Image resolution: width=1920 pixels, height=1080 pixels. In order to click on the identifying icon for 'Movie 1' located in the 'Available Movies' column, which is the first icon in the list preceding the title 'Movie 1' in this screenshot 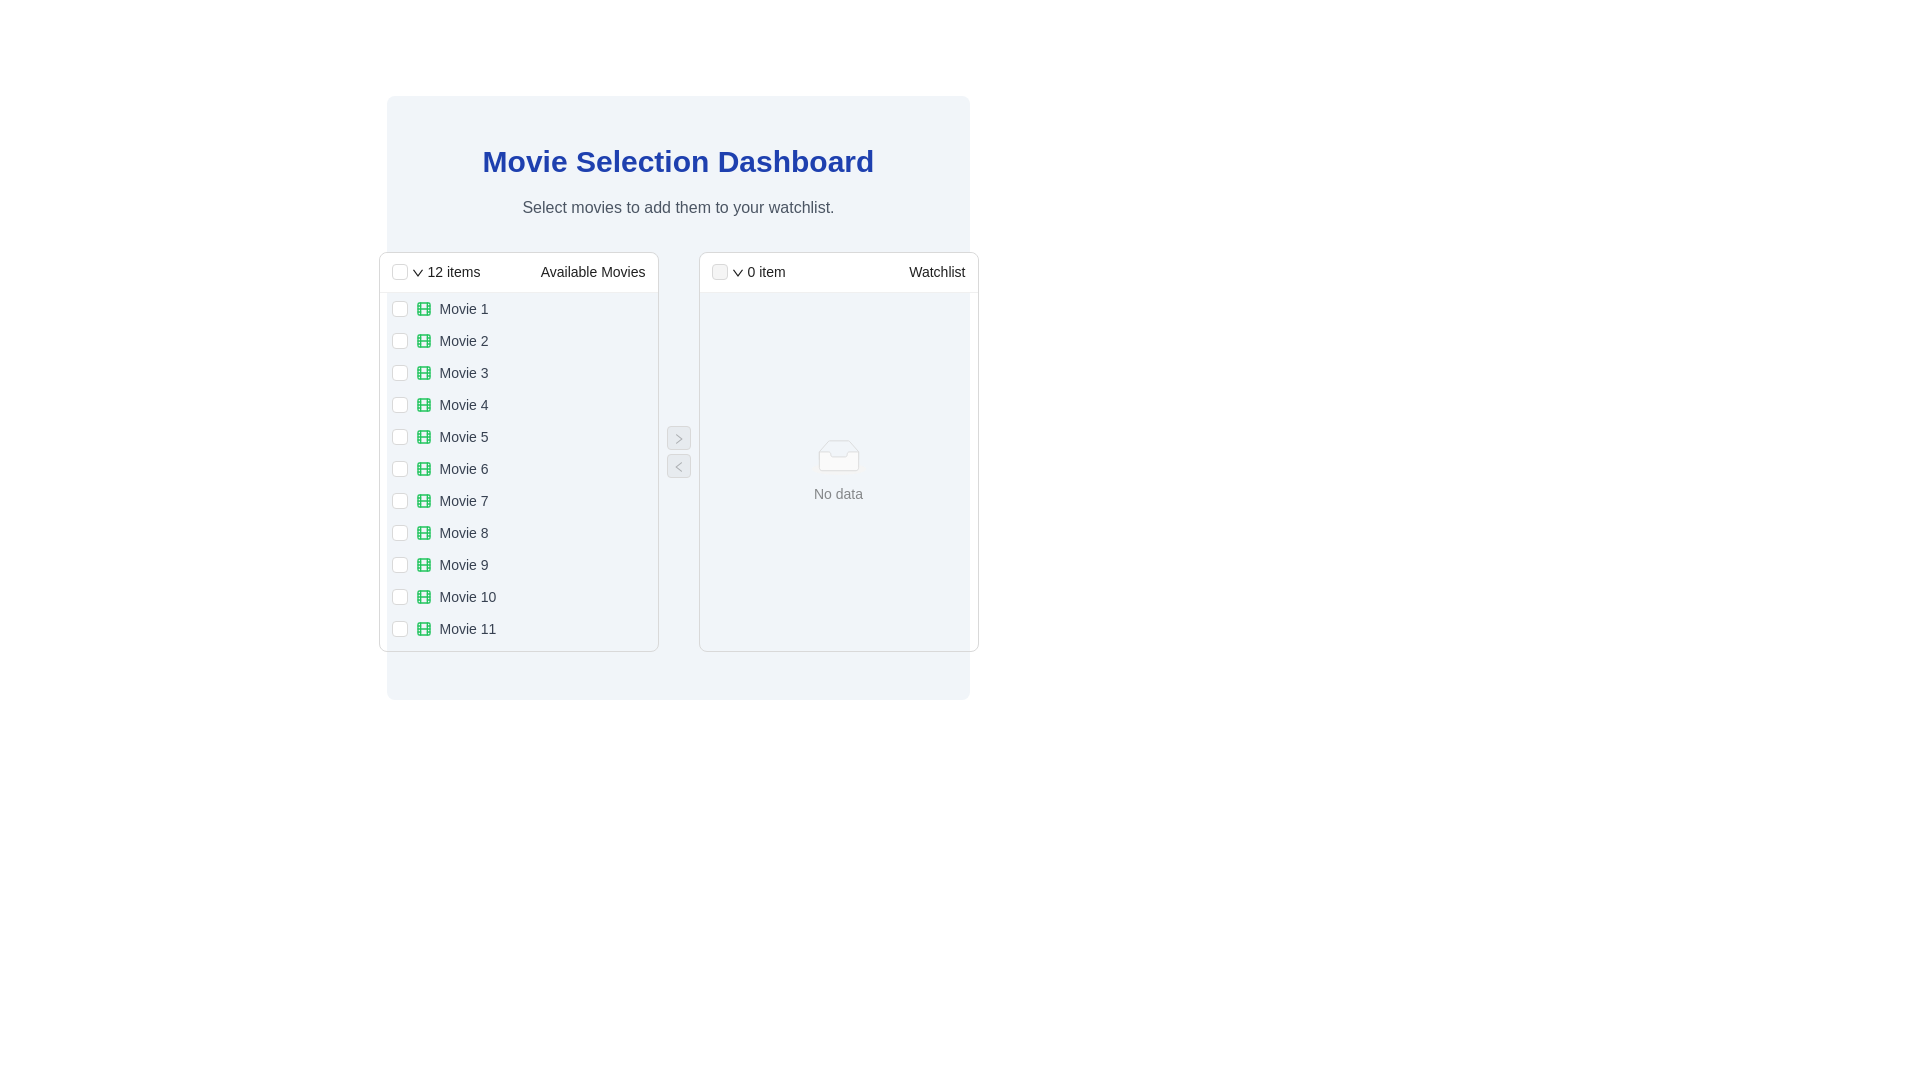, I will do `click(422, 308)`.